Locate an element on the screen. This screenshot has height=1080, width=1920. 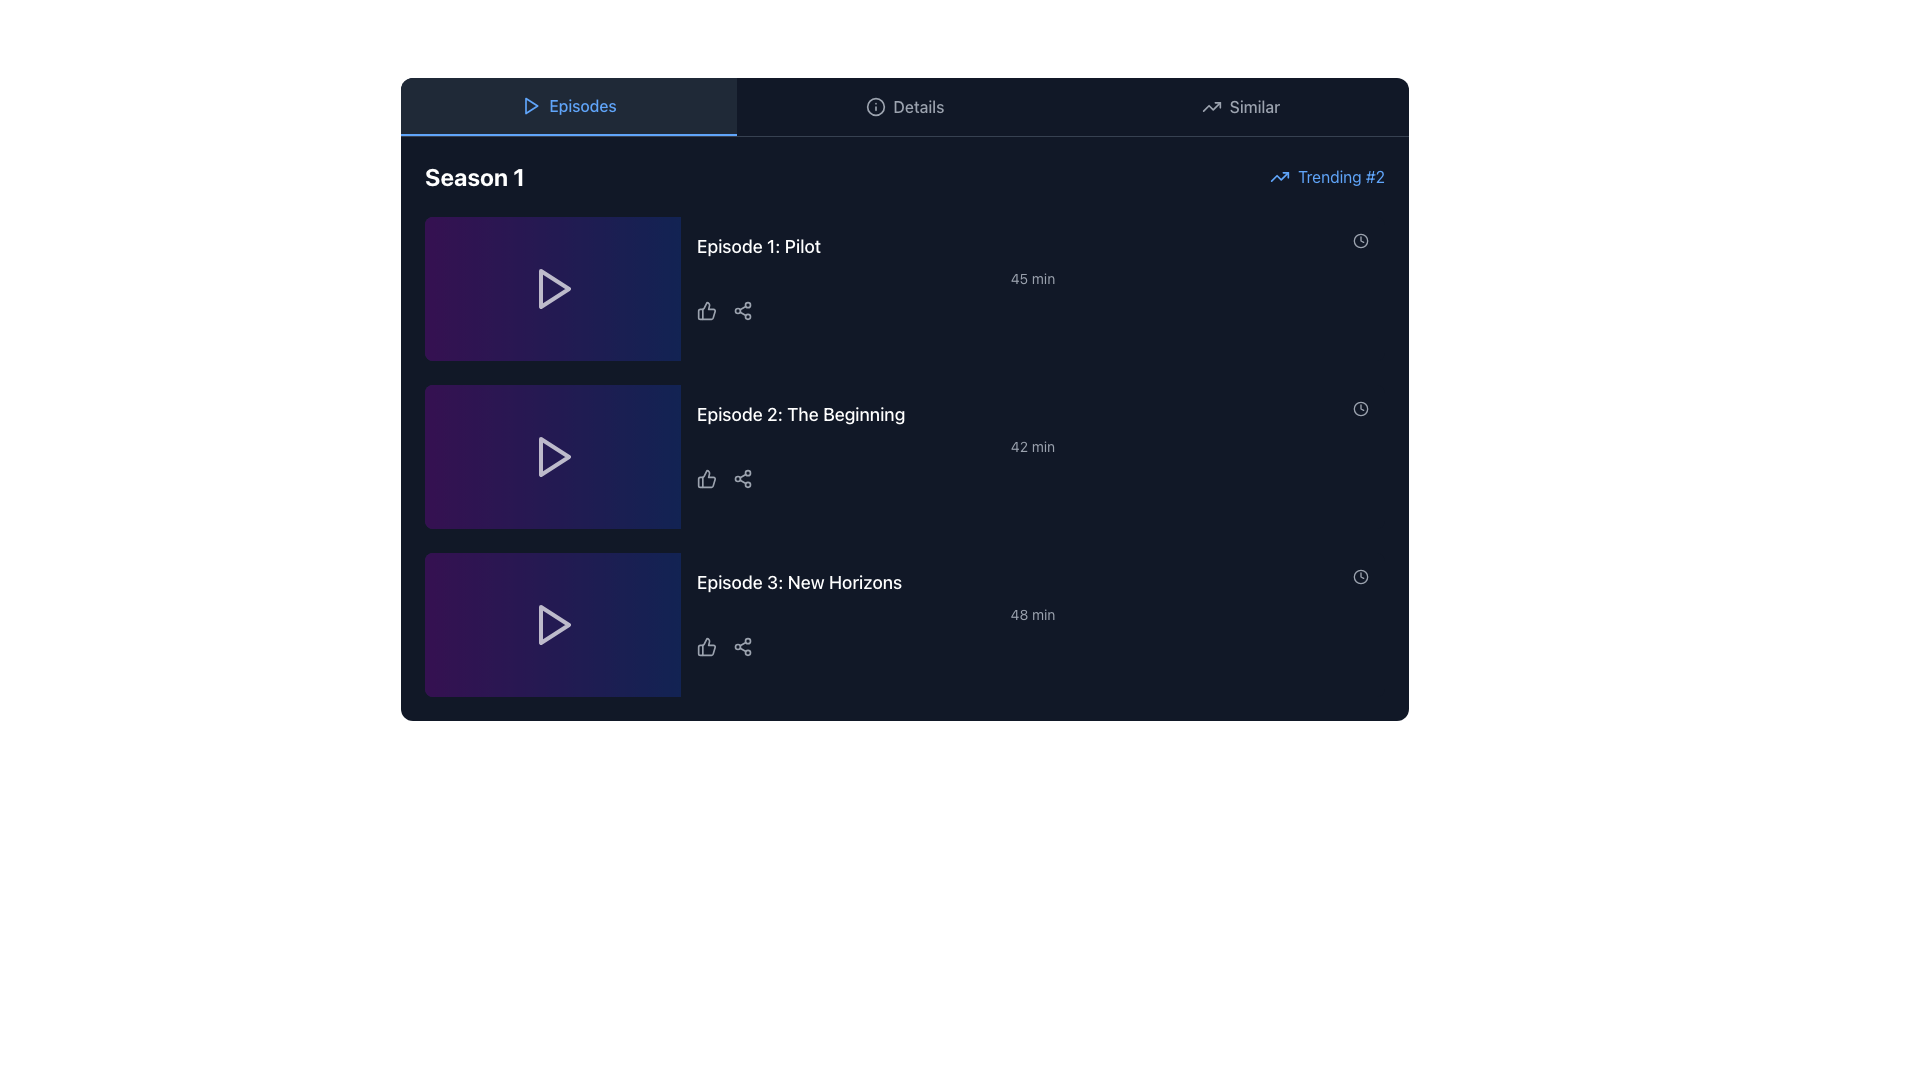
the text label reading 'Episode 3: New Horizons', which is displayed in a medium-sized white font and is prominently placed against a dark background, located to the right of the thumbnail image for the respective episode is located at coordinates (798, 582).